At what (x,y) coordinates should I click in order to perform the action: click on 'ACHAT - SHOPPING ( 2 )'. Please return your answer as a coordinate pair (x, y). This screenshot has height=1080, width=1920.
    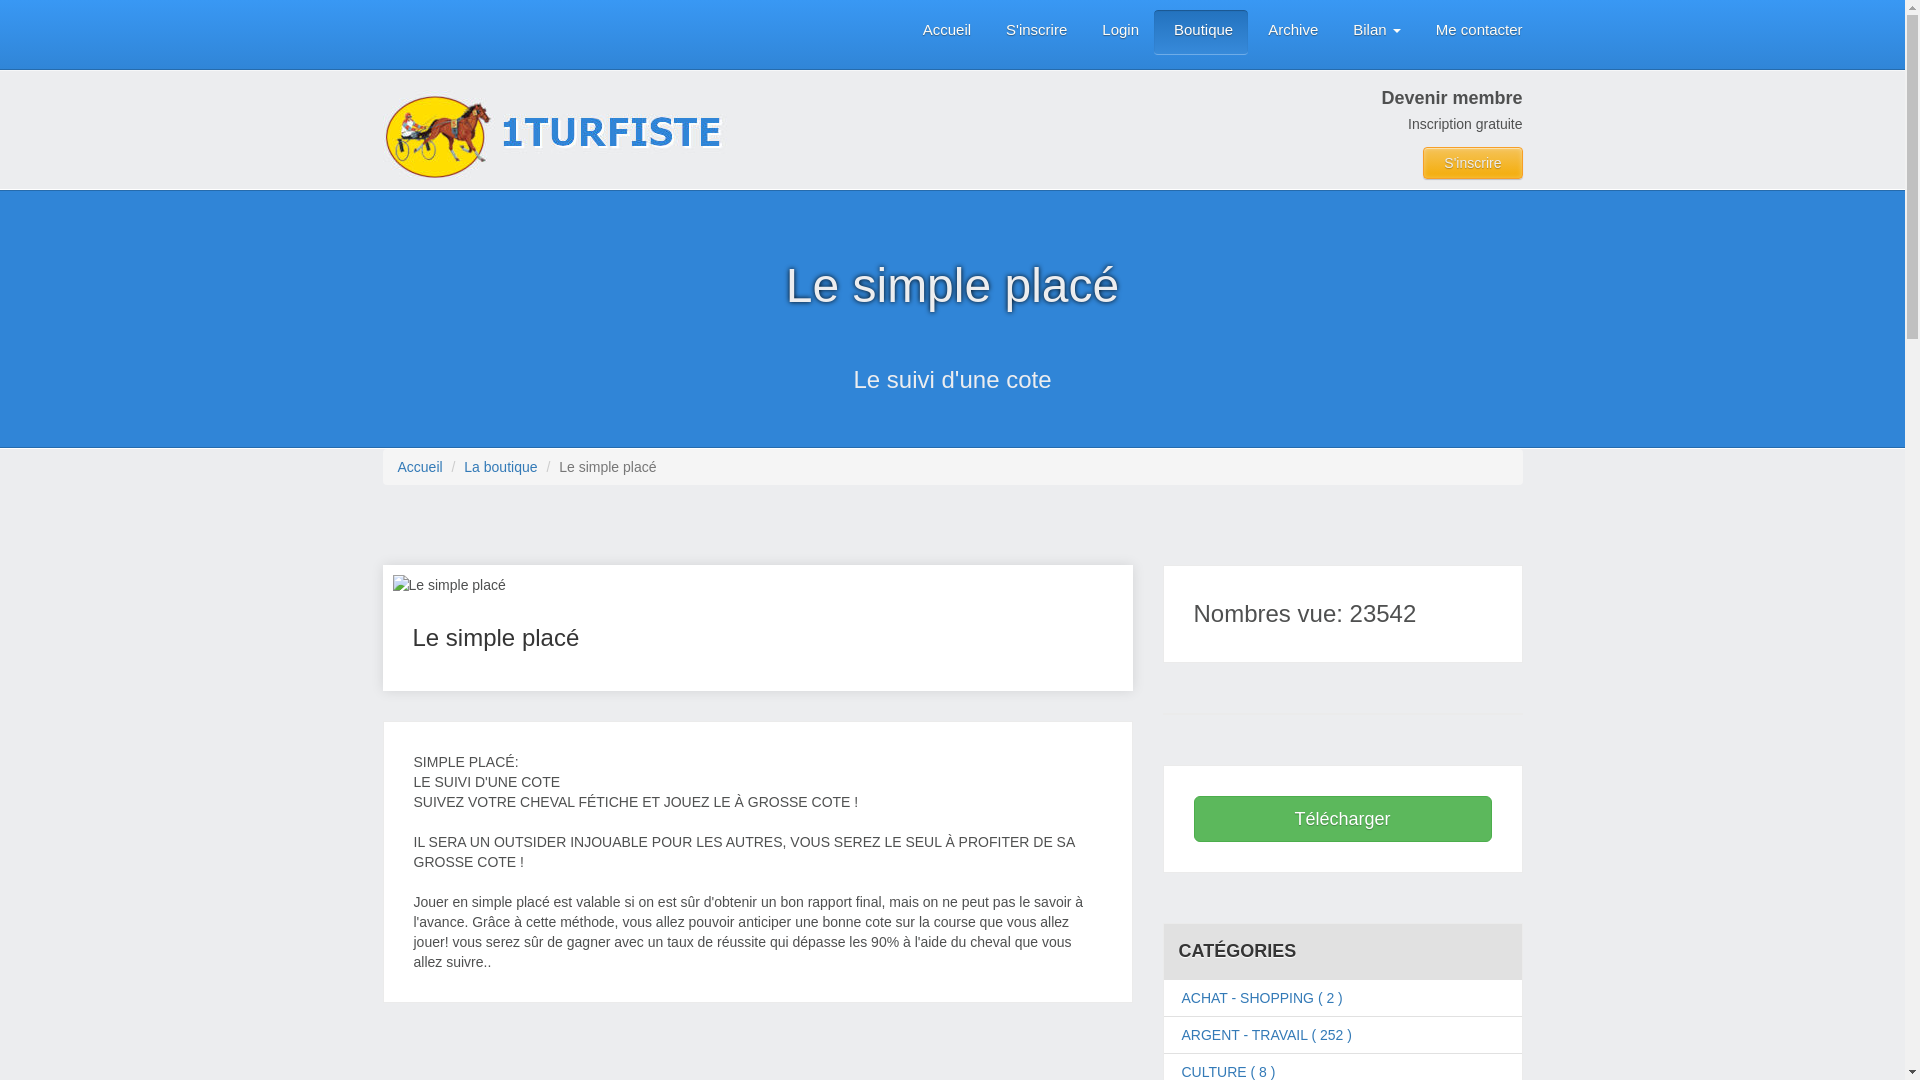
    Looking at the image, I should click on (1261, 998).